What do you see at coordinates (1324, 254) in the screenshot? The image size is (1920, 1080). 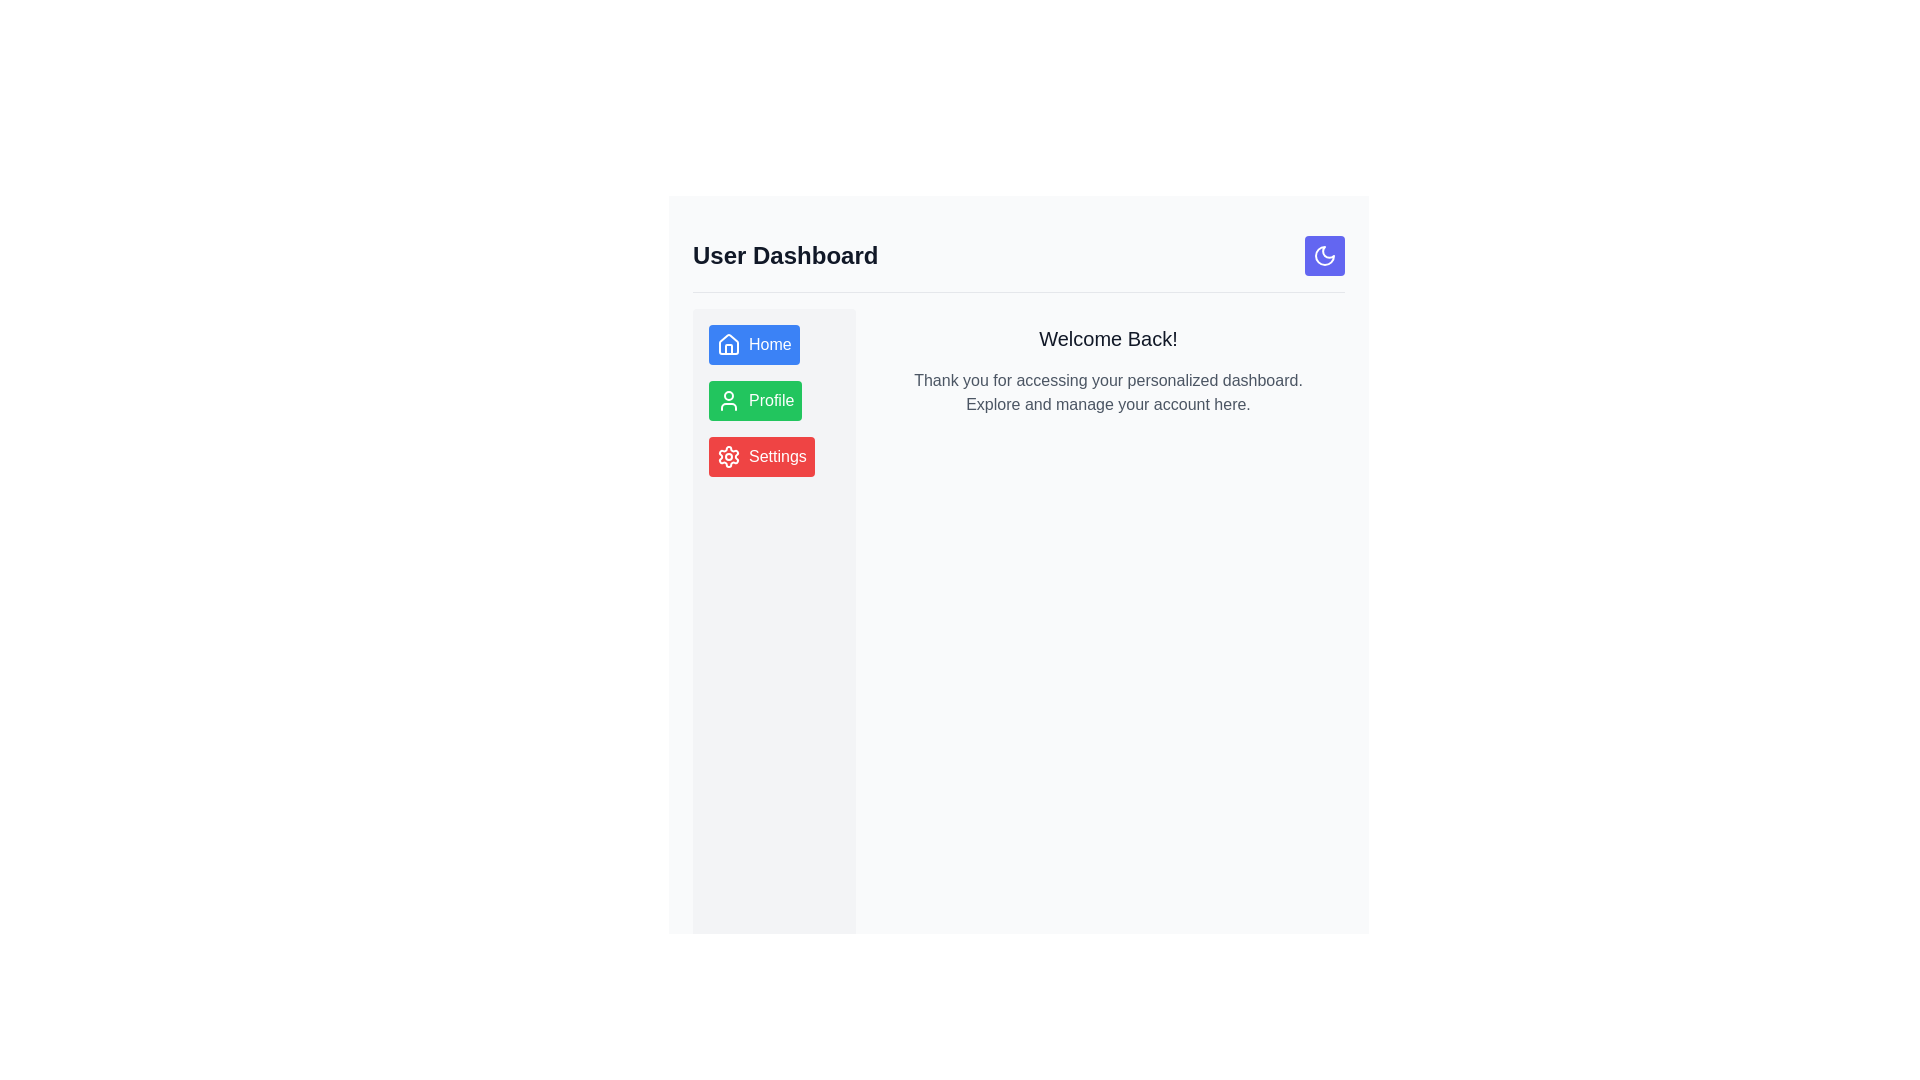 I see `the button in the top-right corner of the User Dashboard` at bounding box center [1324, 254].